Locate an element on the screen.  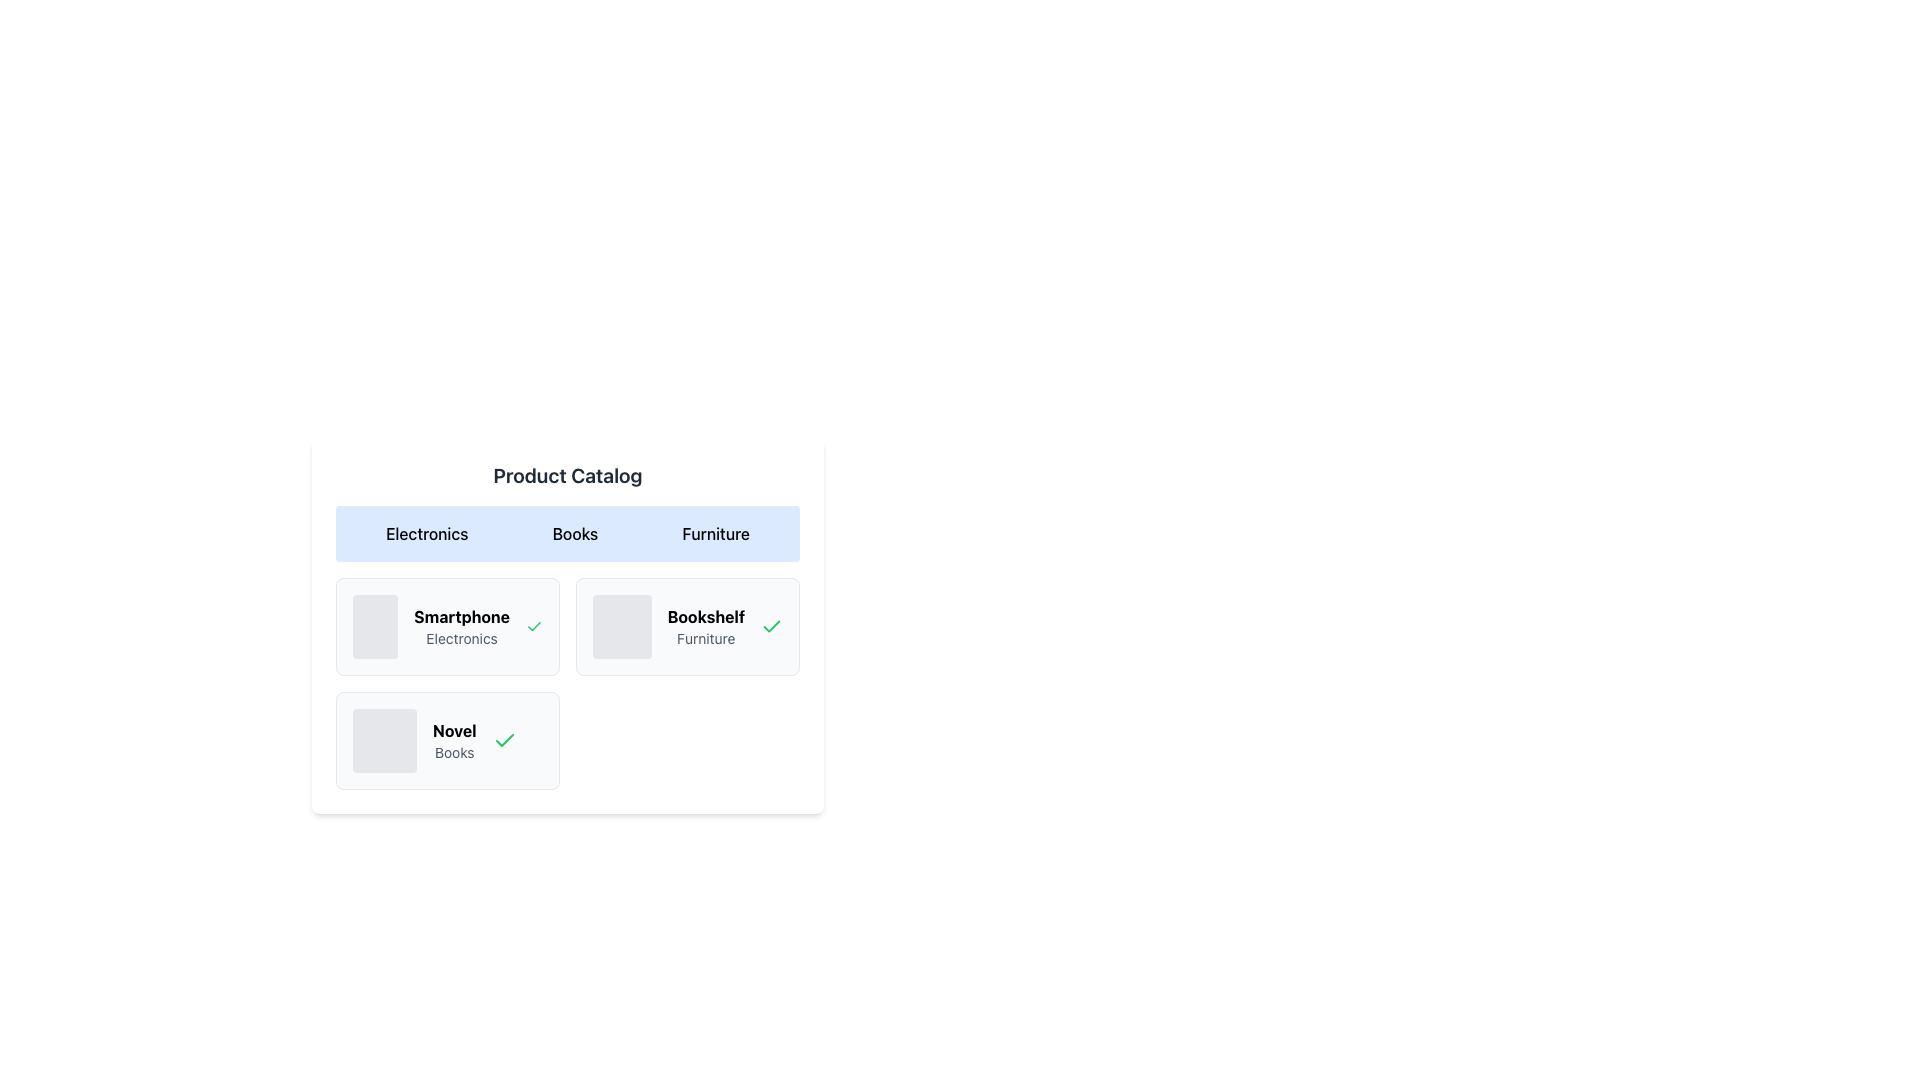
the light gray, rounded square image placeholder within the 'Bookshelf Furniture' component as part of a group action is located at coordinates (621, 626).